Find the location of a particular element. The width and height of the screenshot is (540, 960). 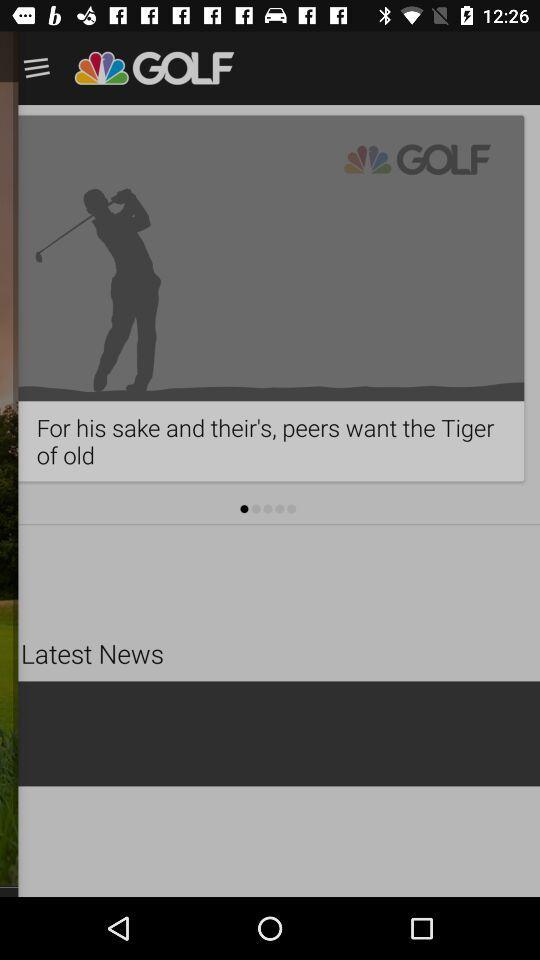

the latest news is located at coordinates (135, 680).